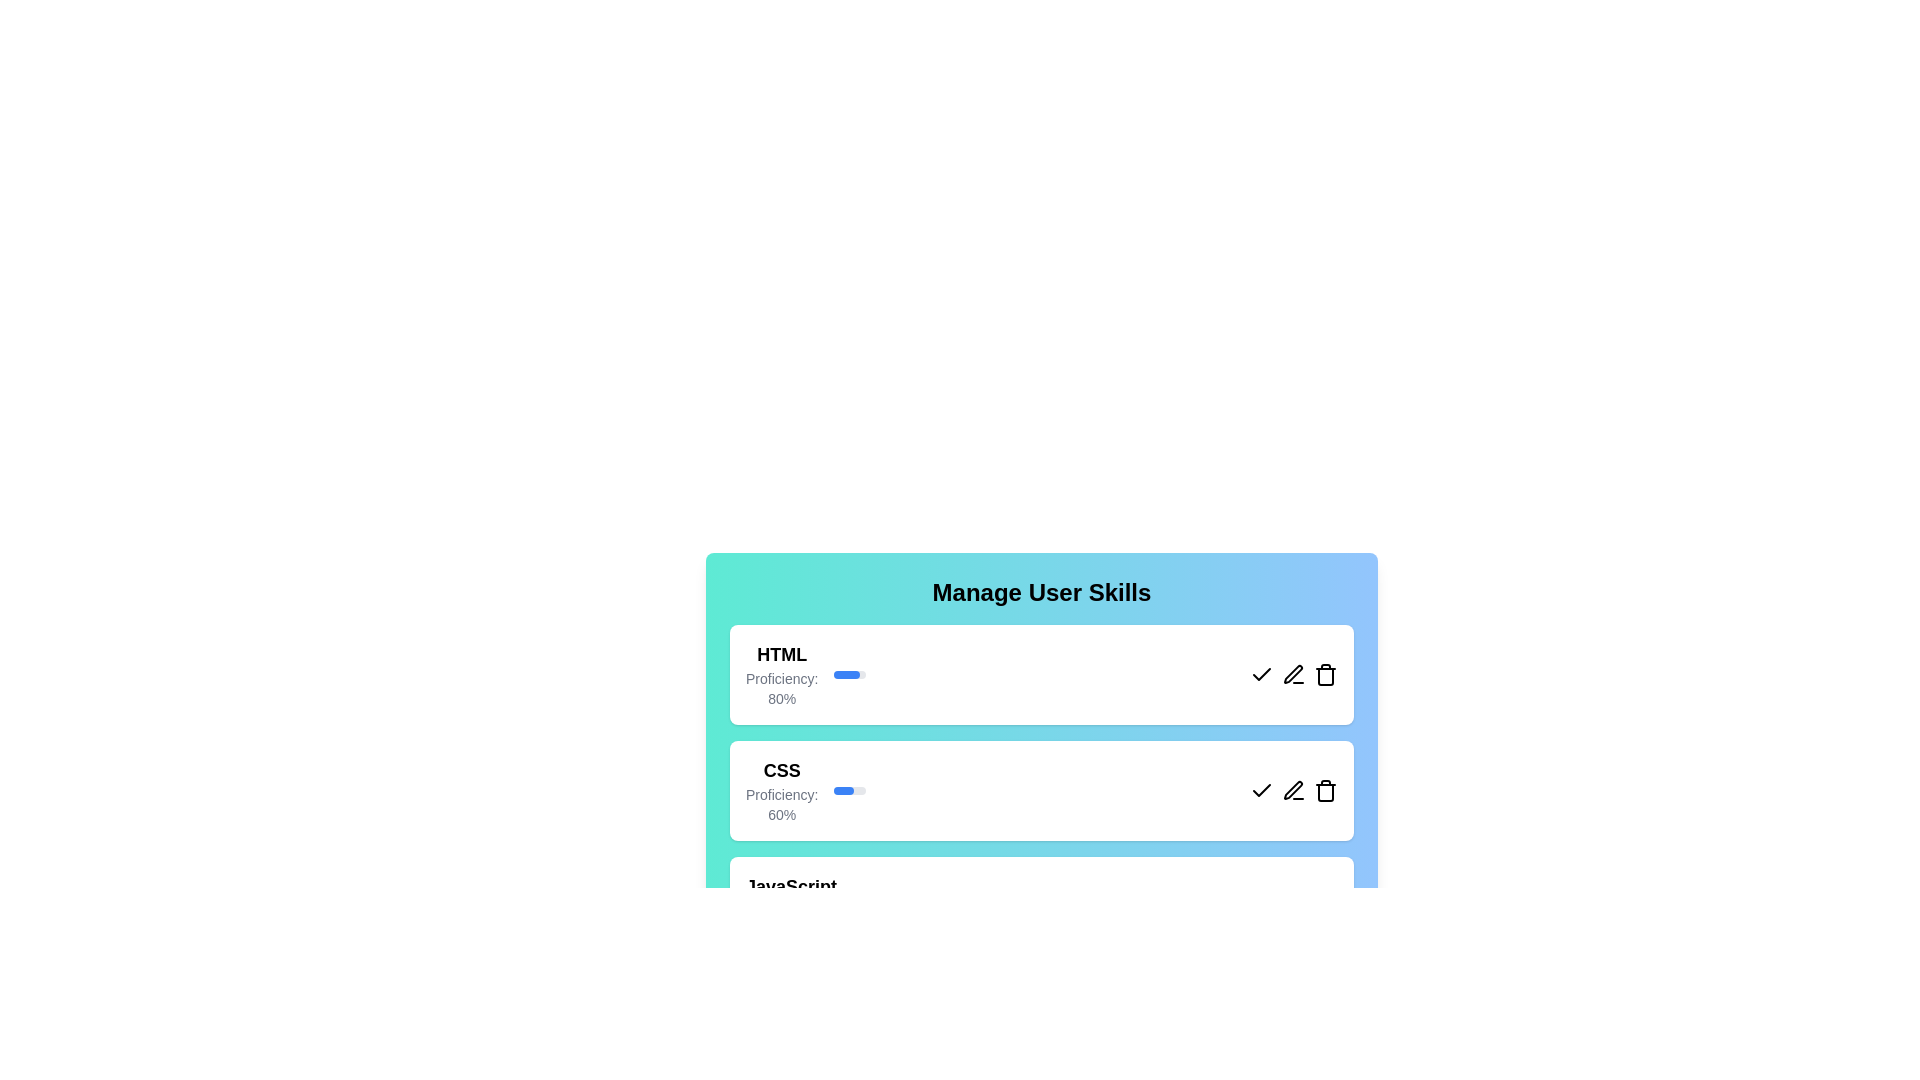 The width and height of the screenshot is (1920, 1080). I want to click on the edit button for the skill CSS, so click(1294, 789).